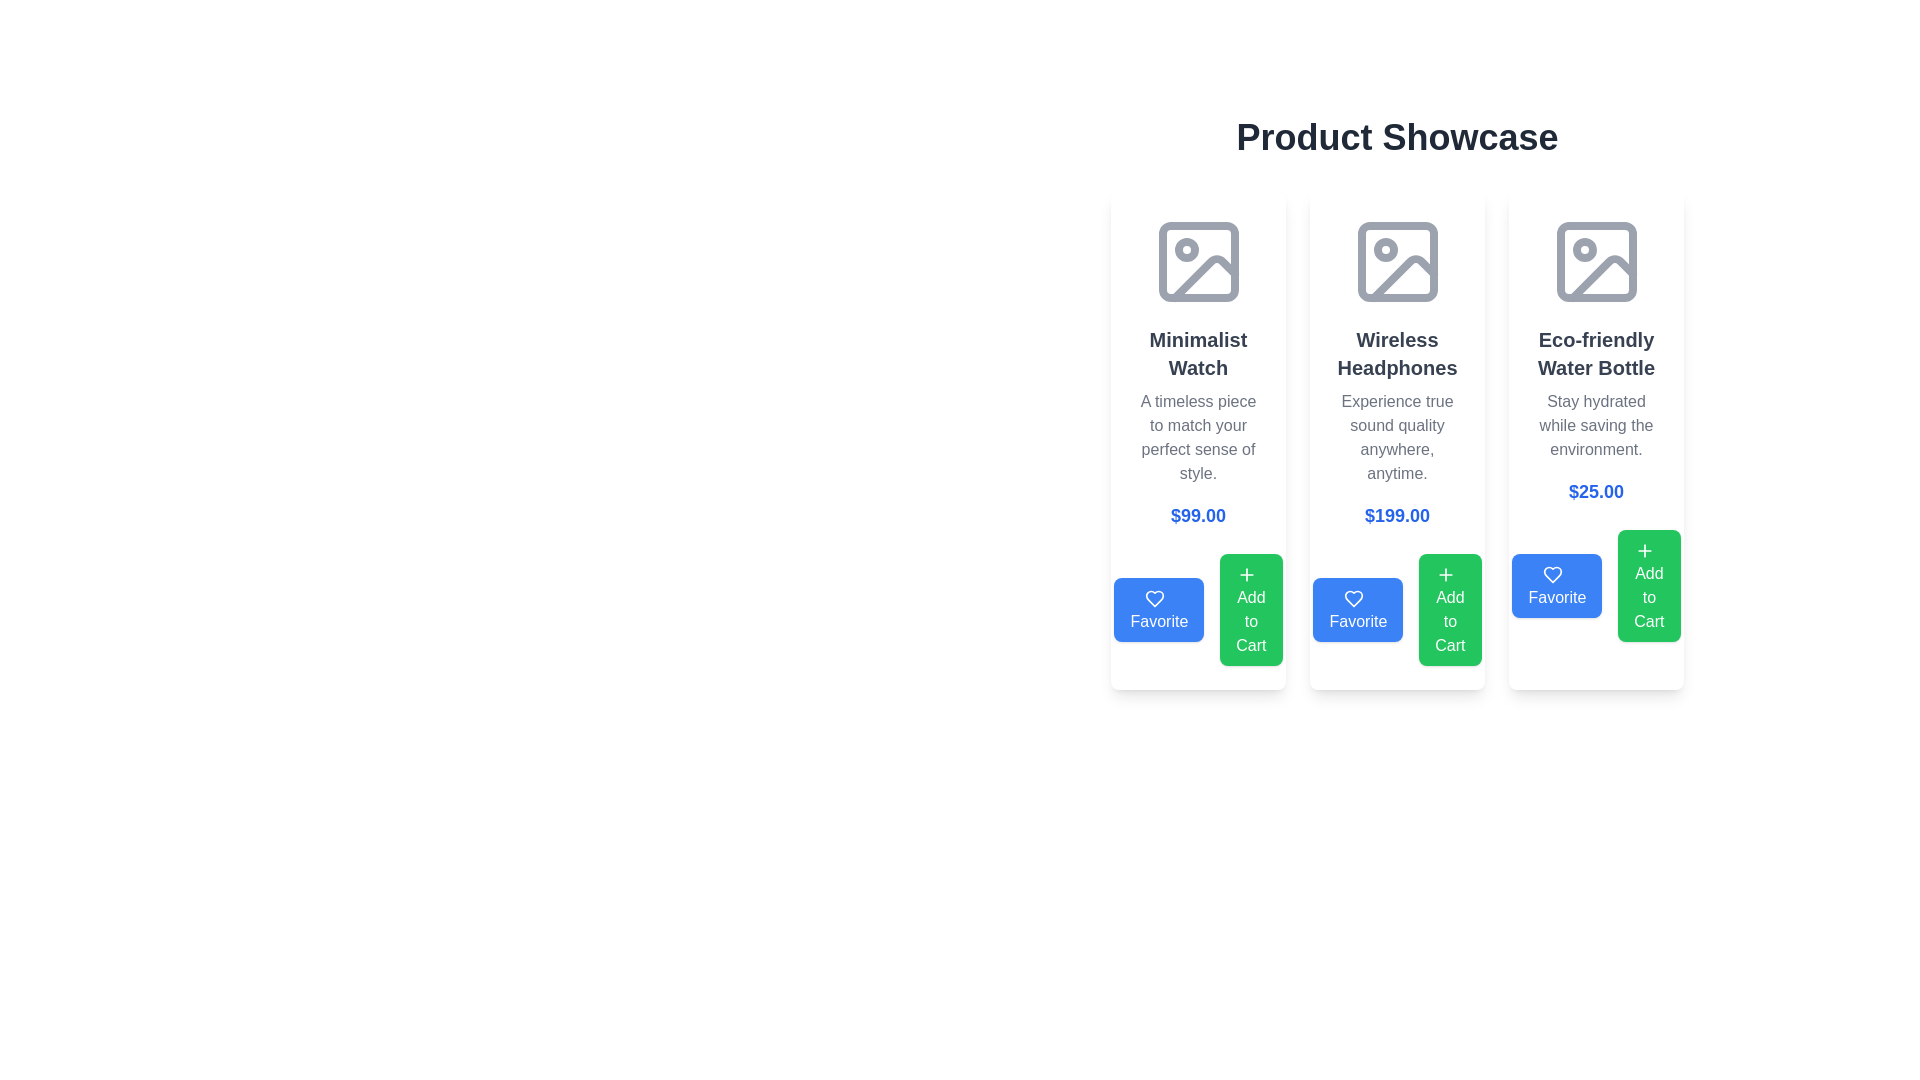 This screenshot has width=1920, height=1080. I want to click on text label displaying 'Experience true sound quality anywhere, anytime.' located within the card for 'Wireless Headphones', positioned below the title and above the price, so click(1396, 437).